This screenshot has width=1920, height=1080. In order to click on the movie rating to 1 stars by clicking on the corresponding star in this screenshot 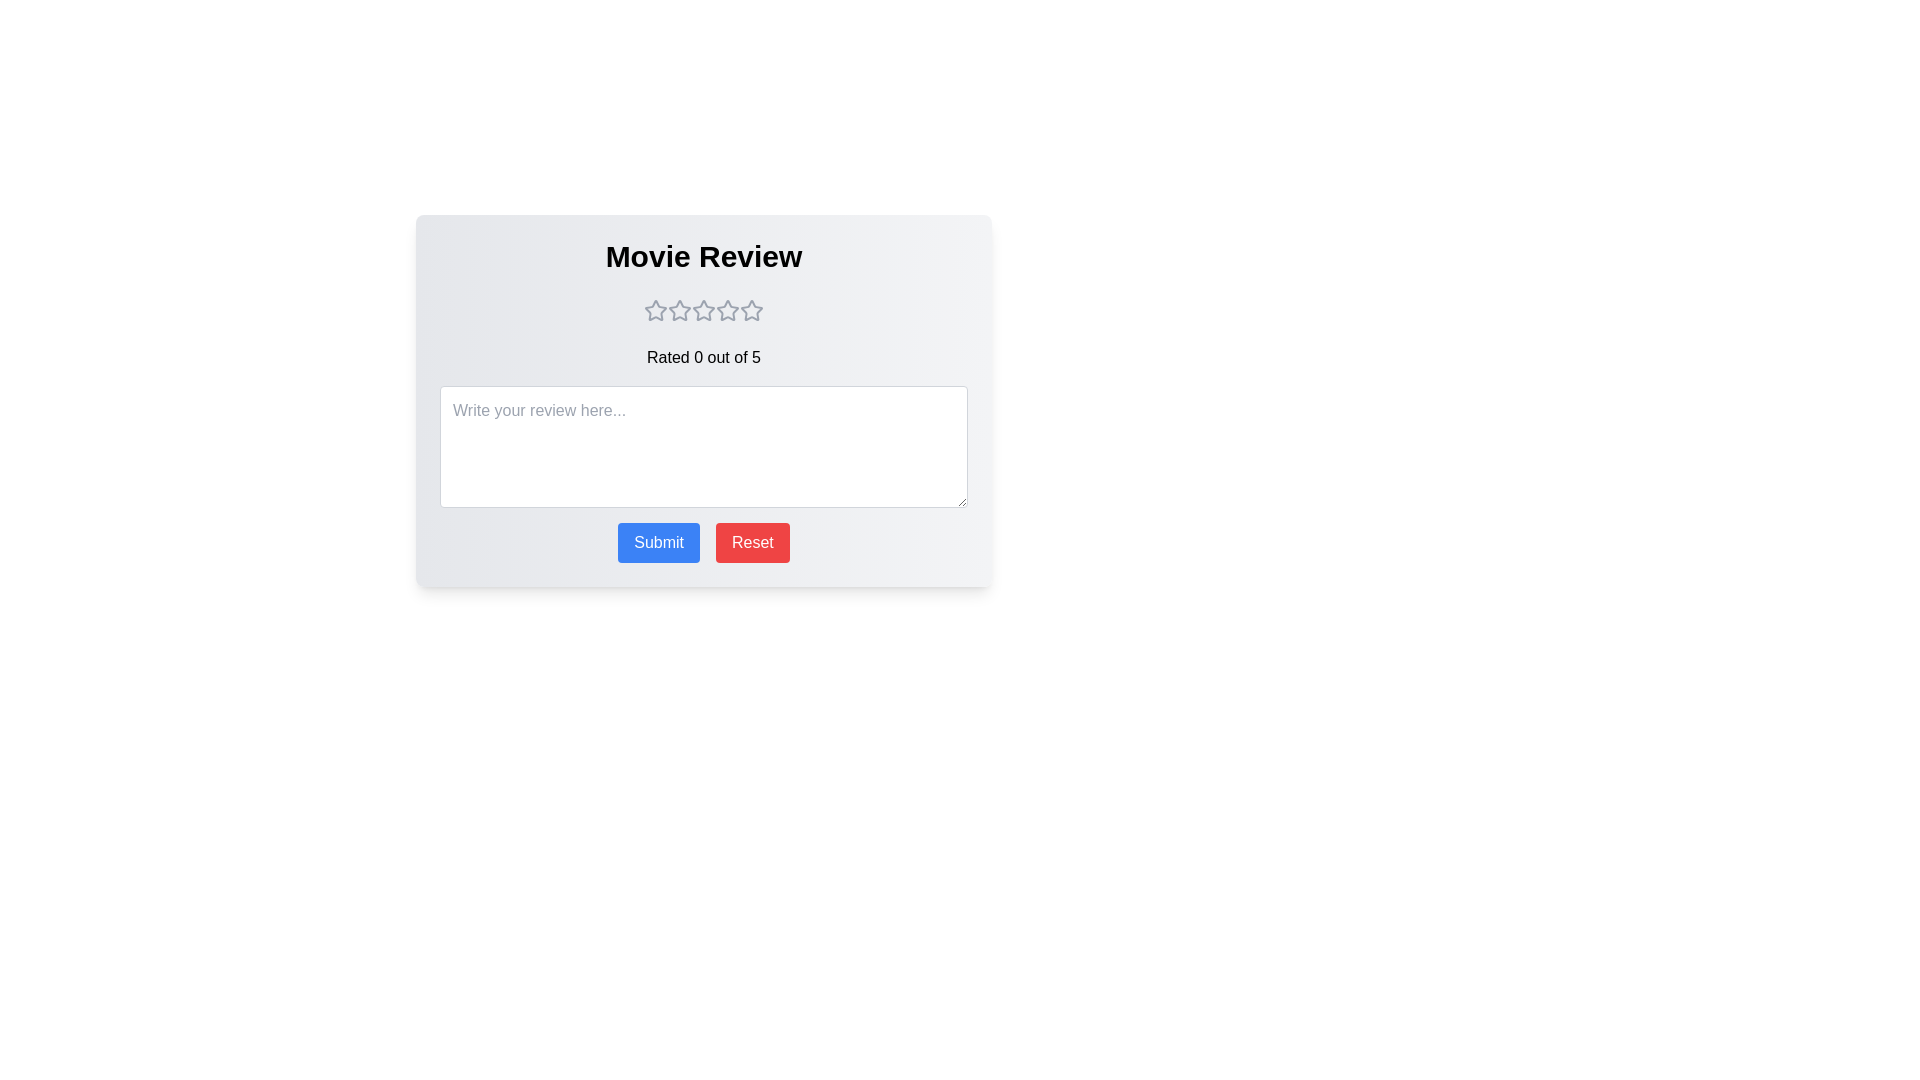, I will do `click(656, 311)`.